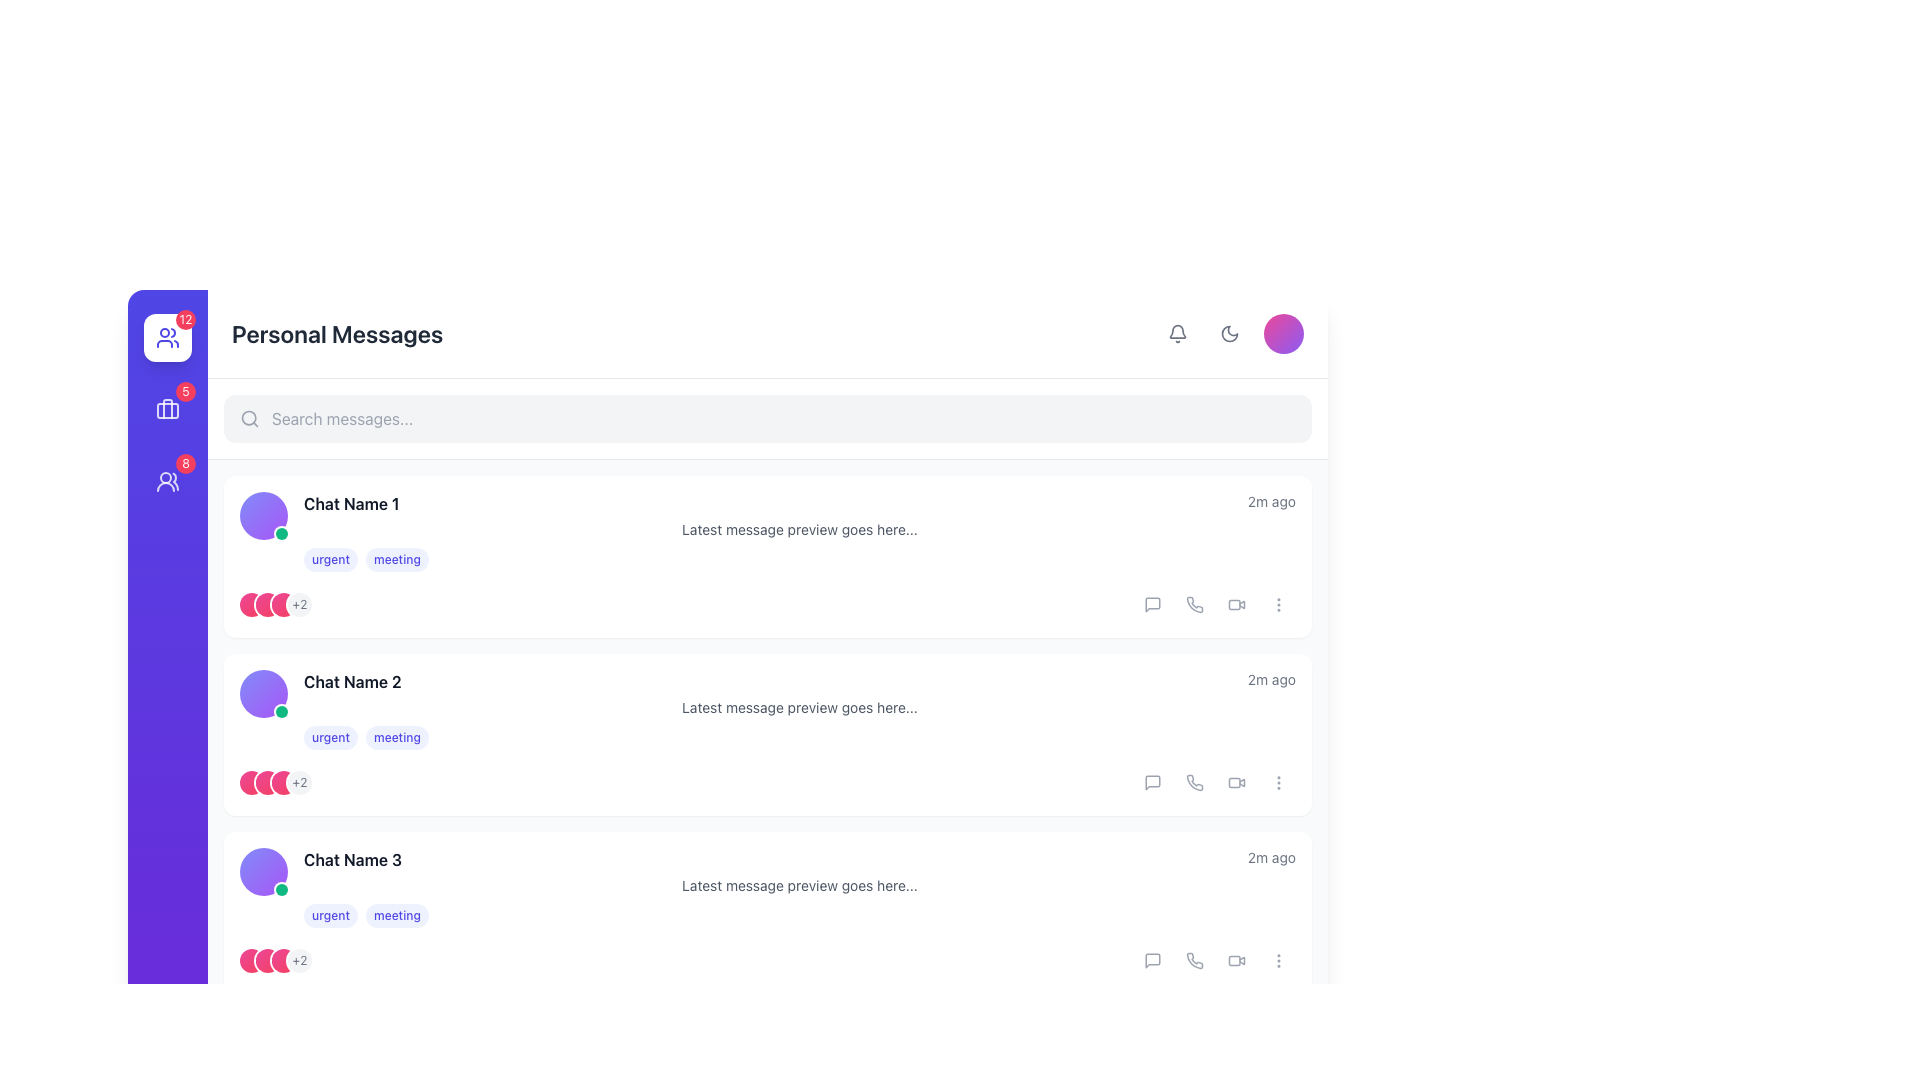 This screenshot has width=1920, height=1080. Describe the element at coordinates (331, 915) in the screenshot. I see `the badge labeled 'urgent', which has a light indigo background and indigo text, located in the first position among two sibling tags in the third chat entry row` at that location.